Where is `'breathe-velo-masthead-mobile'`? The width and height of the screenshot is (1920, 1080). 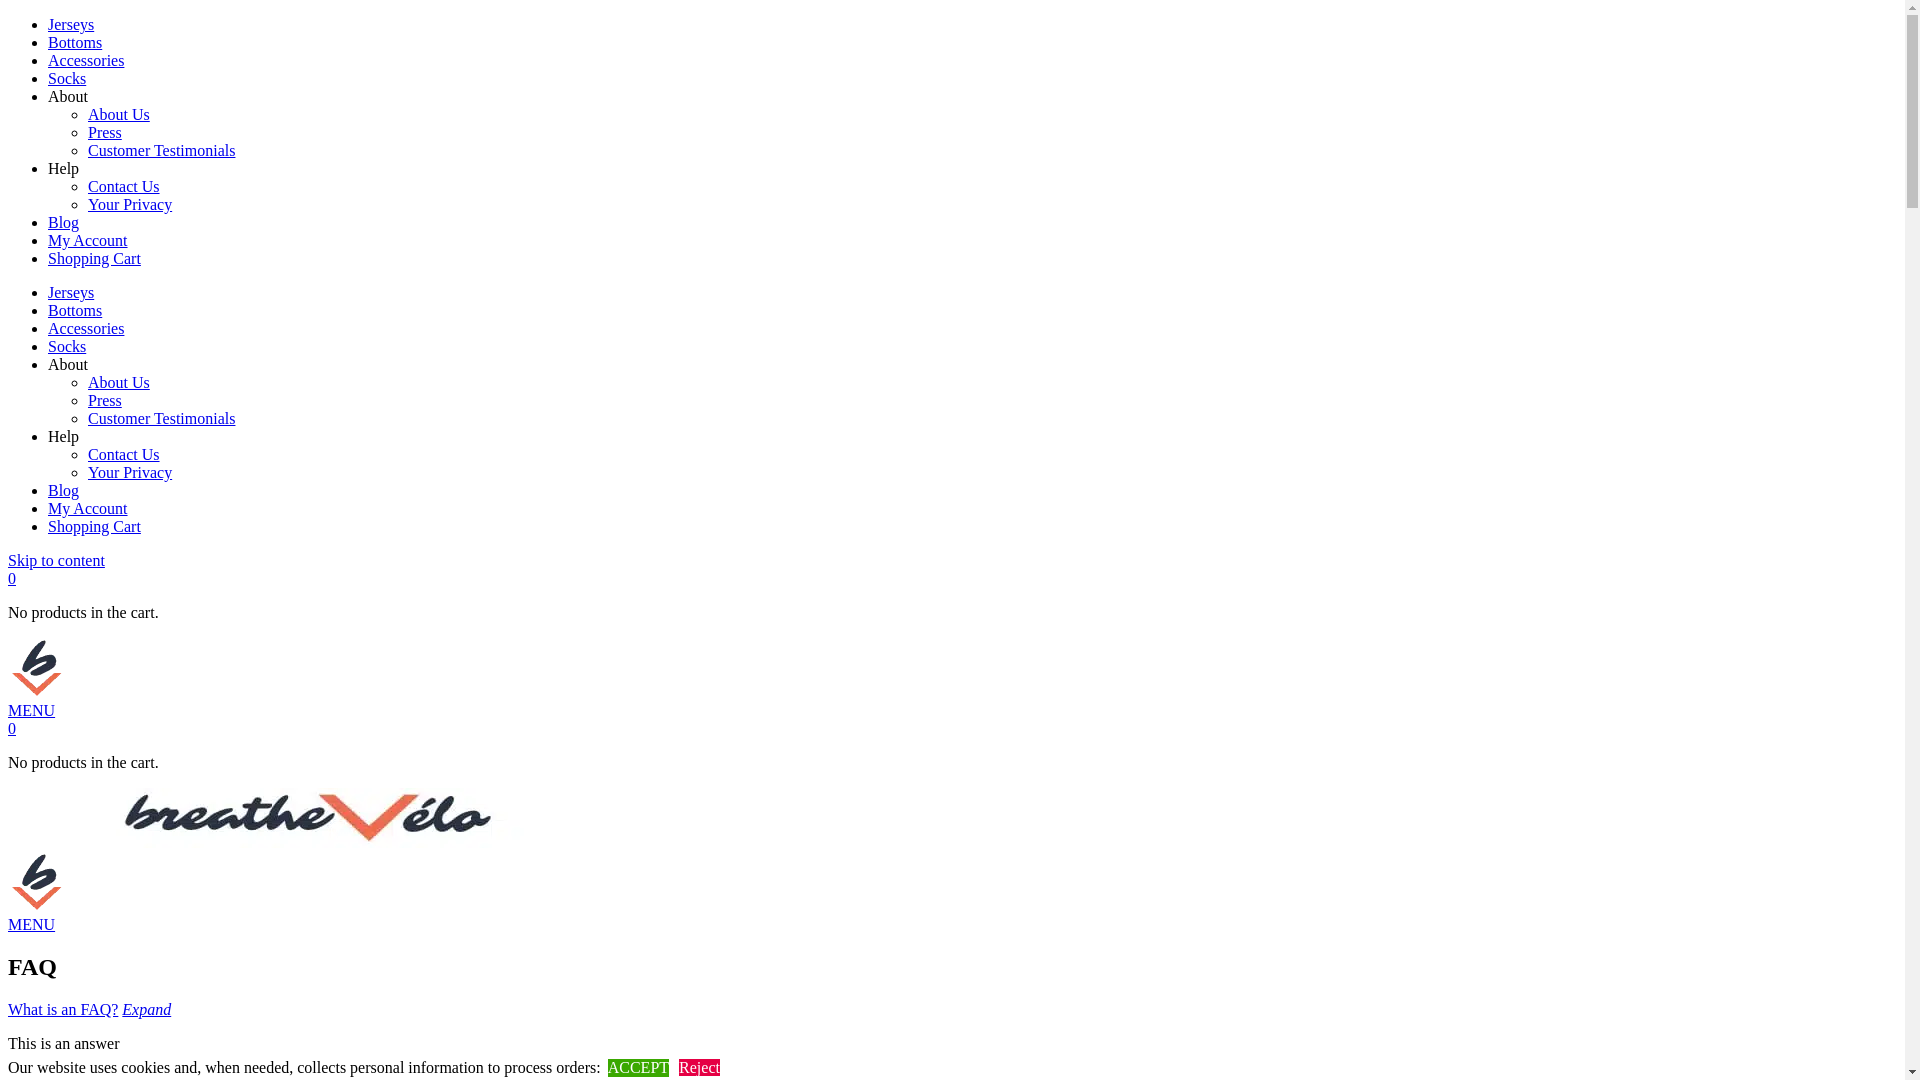
'breathe-velo-masthead-mobile' is located at coordinates (8, 667).